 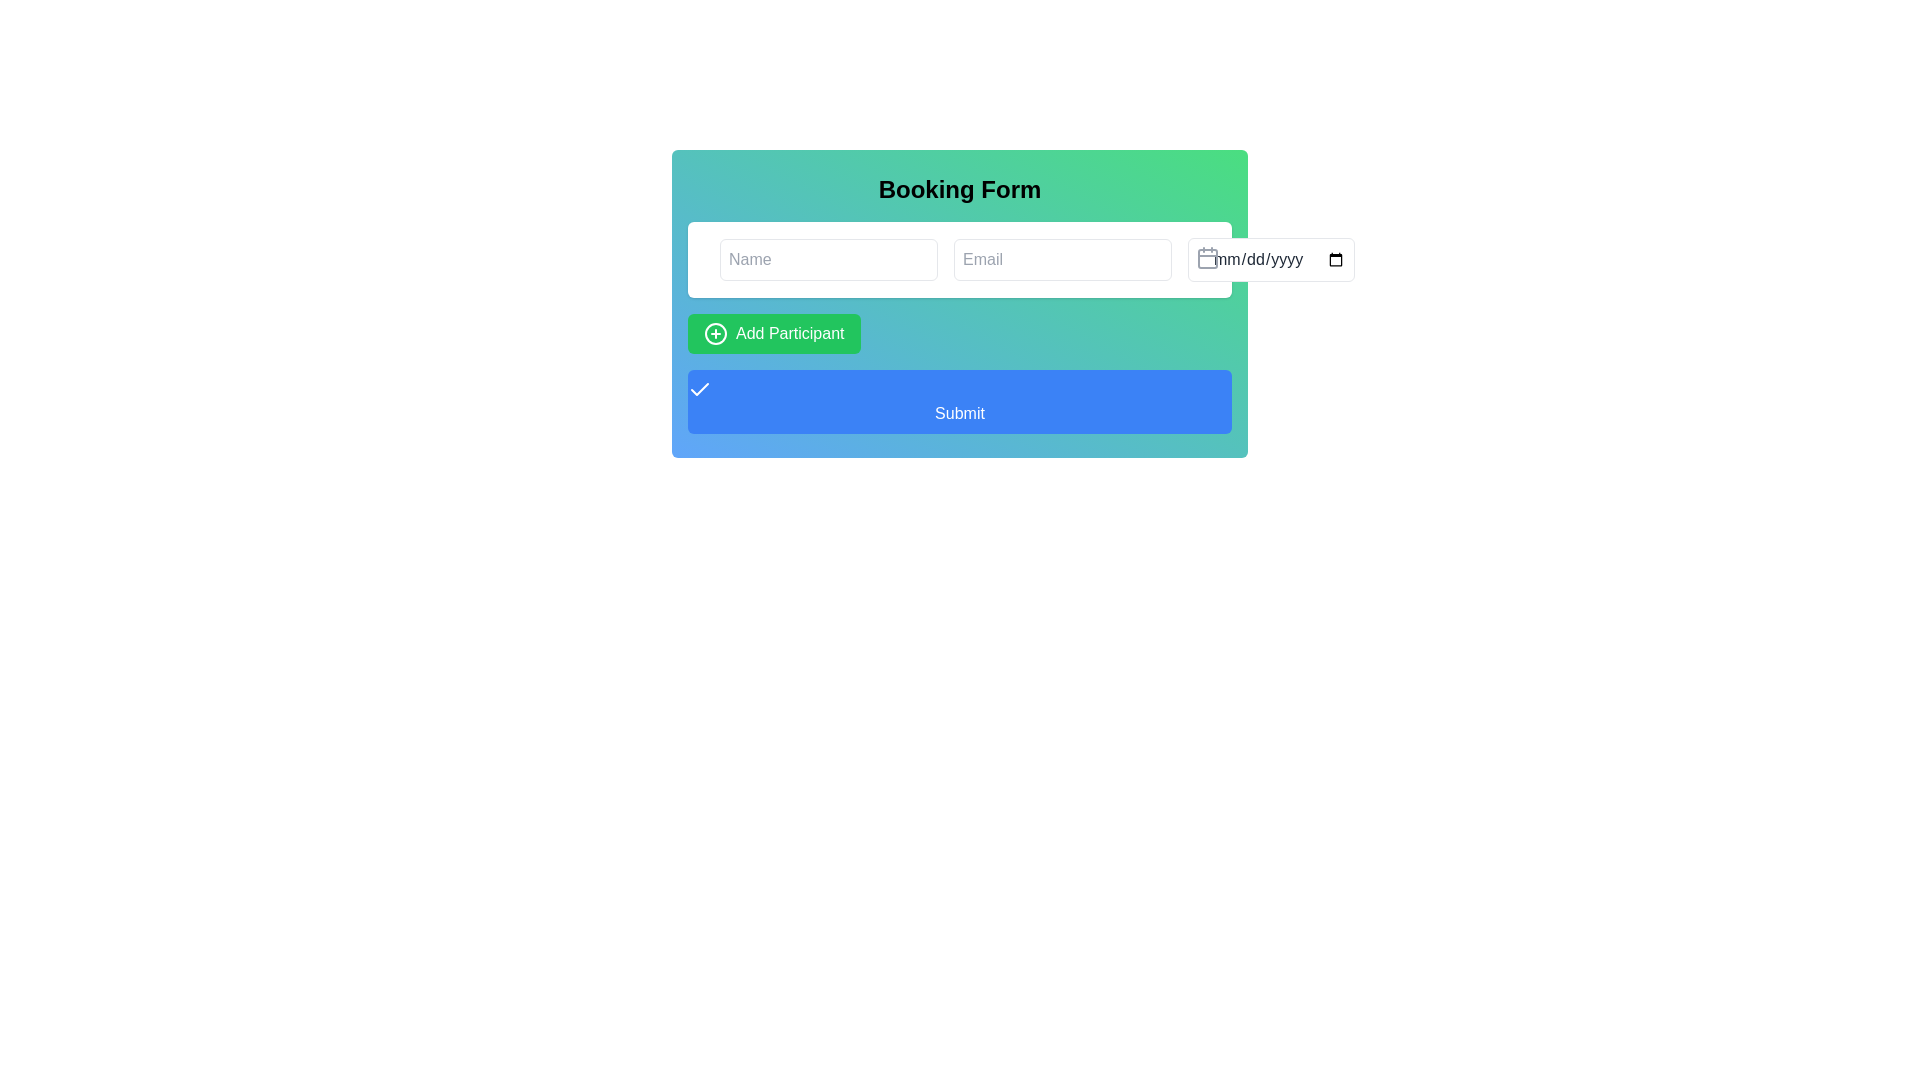 I want to click on the icon within the green button labeled 'Add Participant', so click(x=715, y=333).